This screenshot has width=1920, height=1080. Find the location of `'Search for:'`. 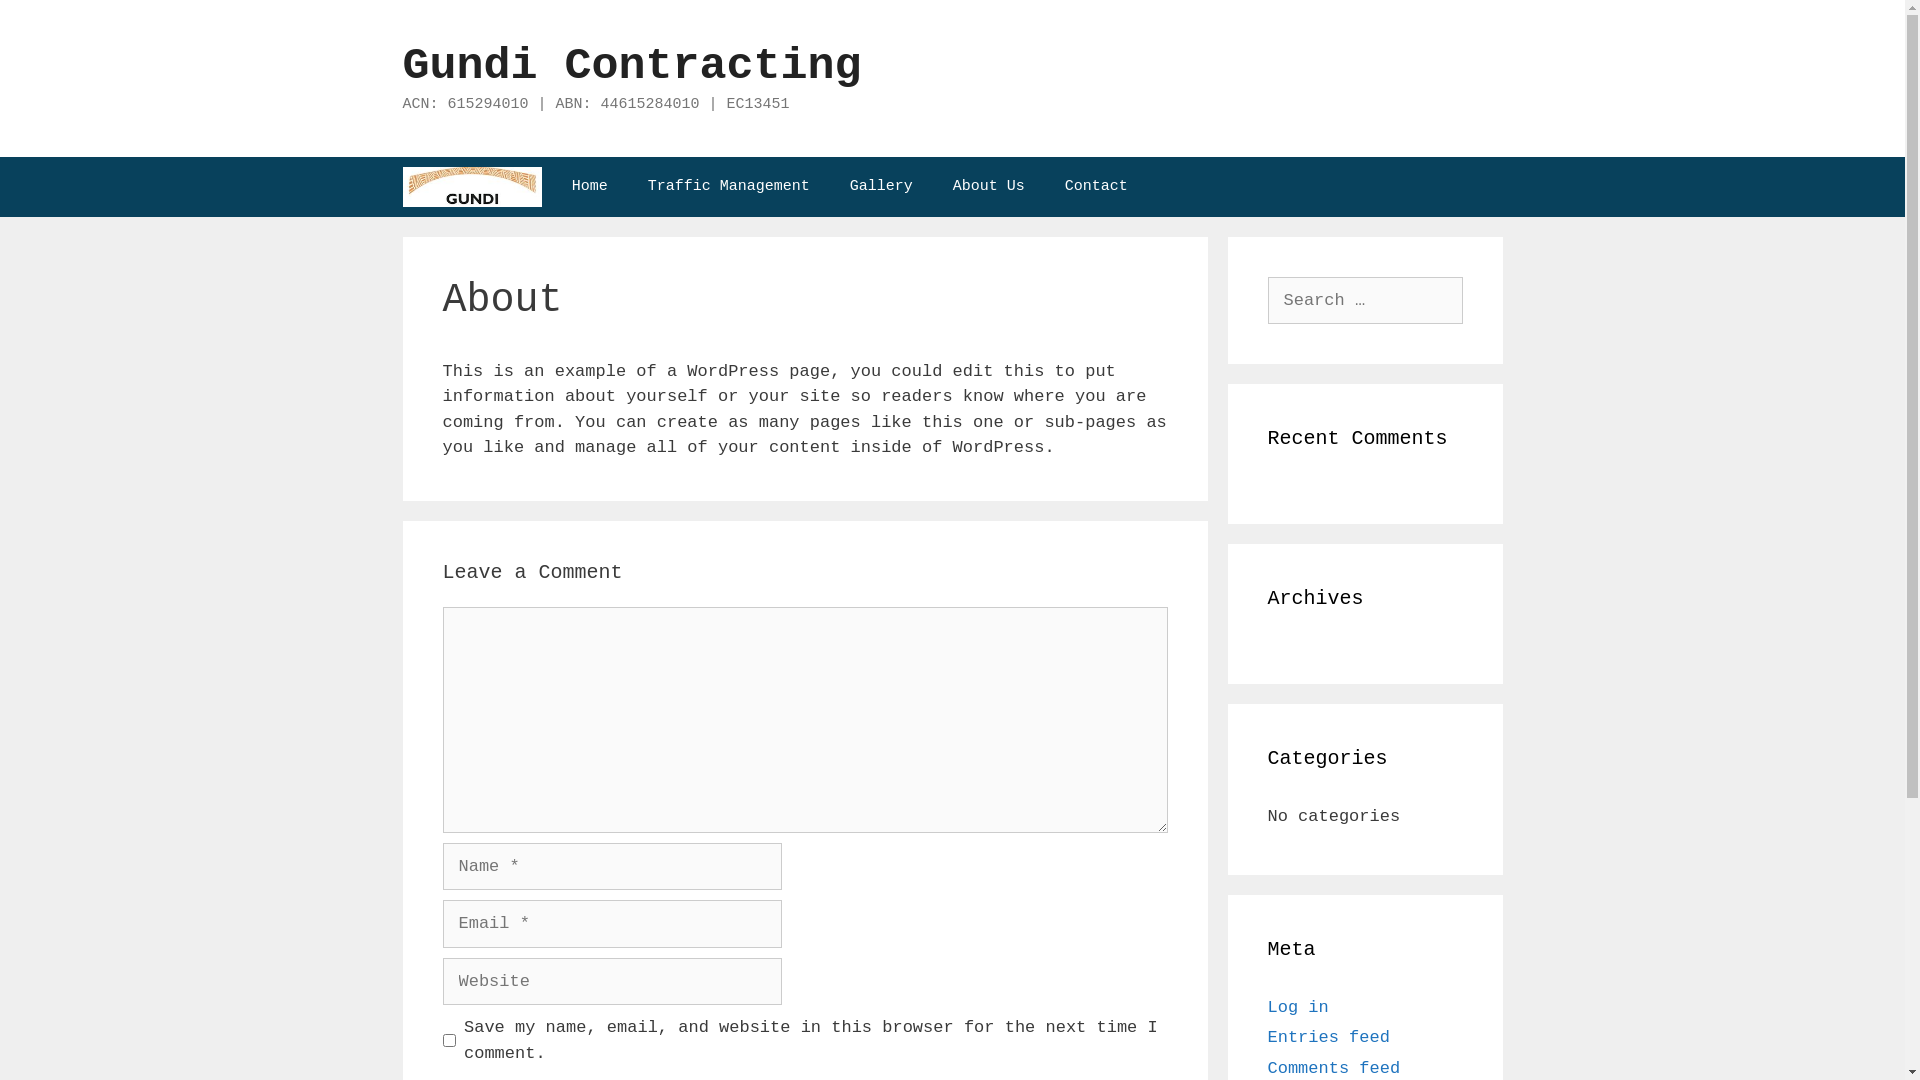

'Search for:' is located at coordinates (1364, 300).